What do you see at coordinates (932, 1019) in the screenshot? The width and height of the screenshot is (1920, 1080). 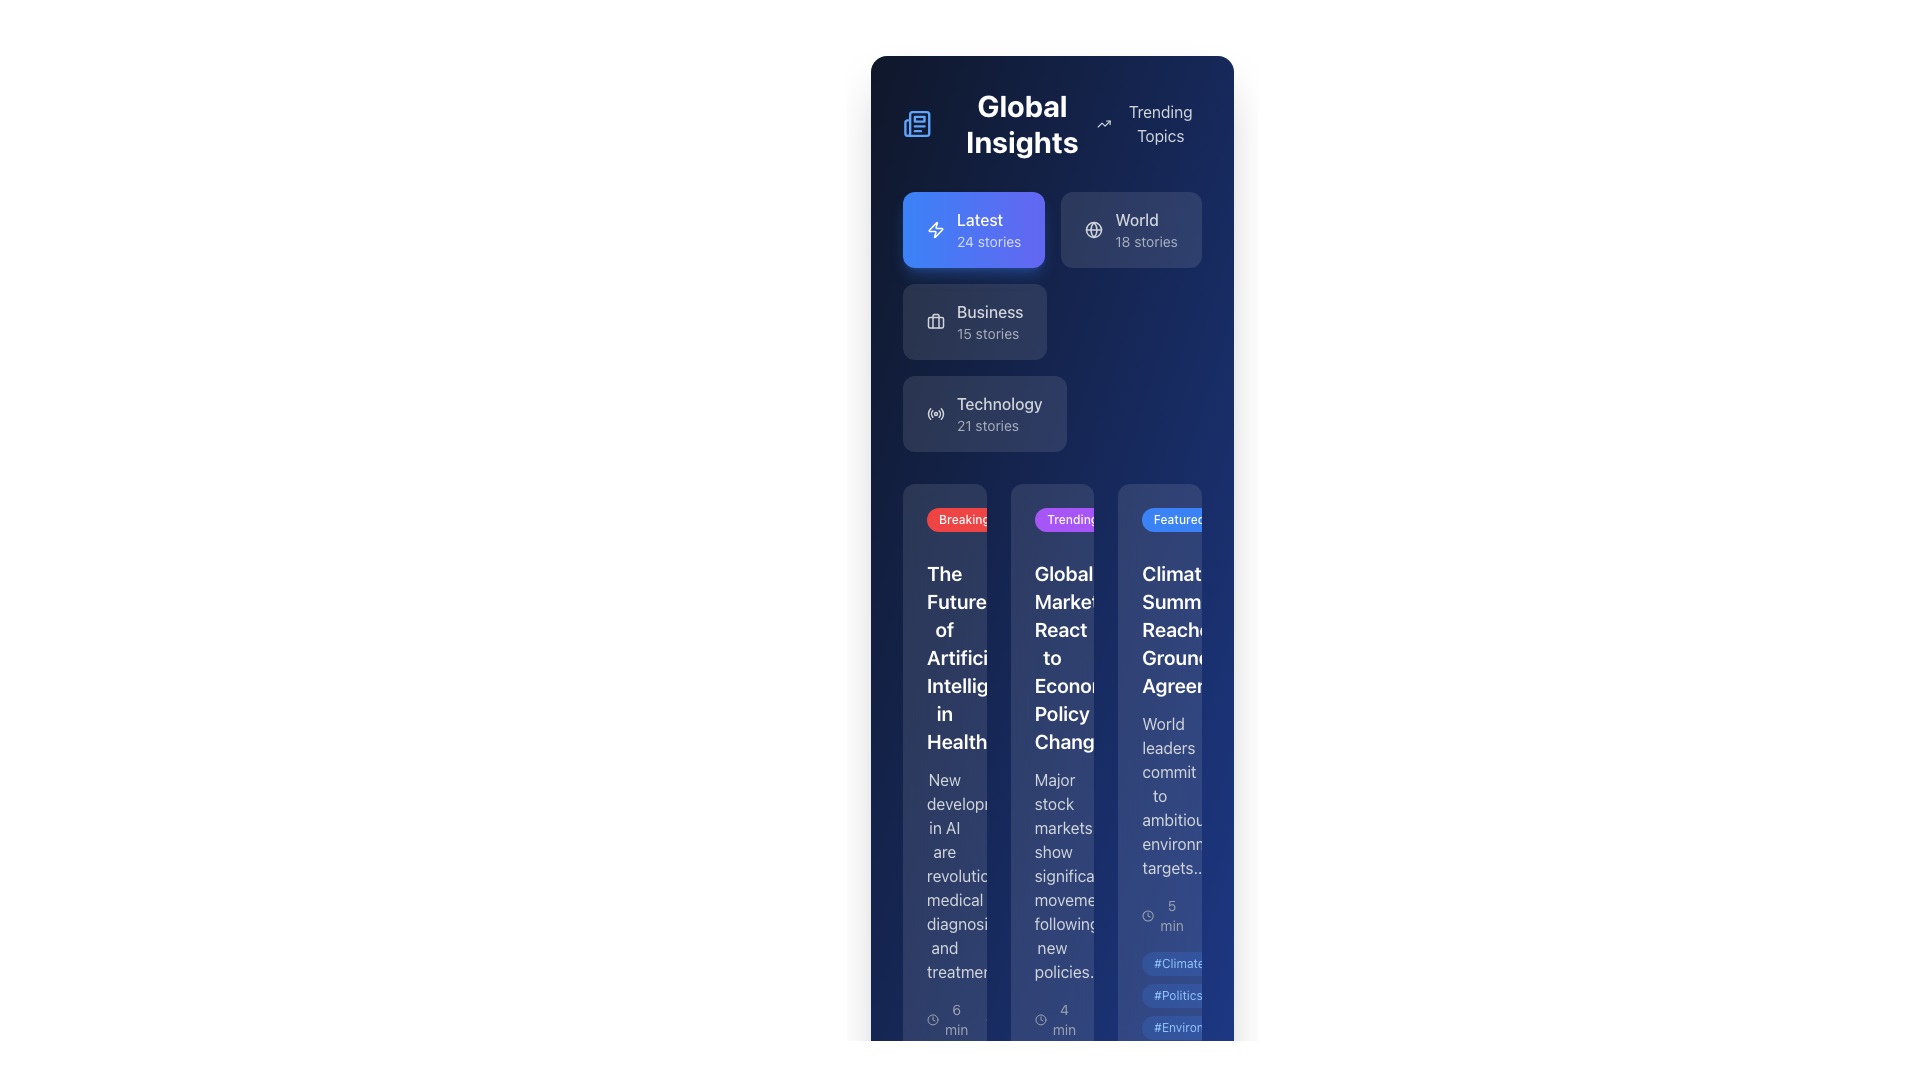 I see `the SVG circle that is part of the clock icon located at the bottom left of the news article details column` at bounding box center [932, 1019].